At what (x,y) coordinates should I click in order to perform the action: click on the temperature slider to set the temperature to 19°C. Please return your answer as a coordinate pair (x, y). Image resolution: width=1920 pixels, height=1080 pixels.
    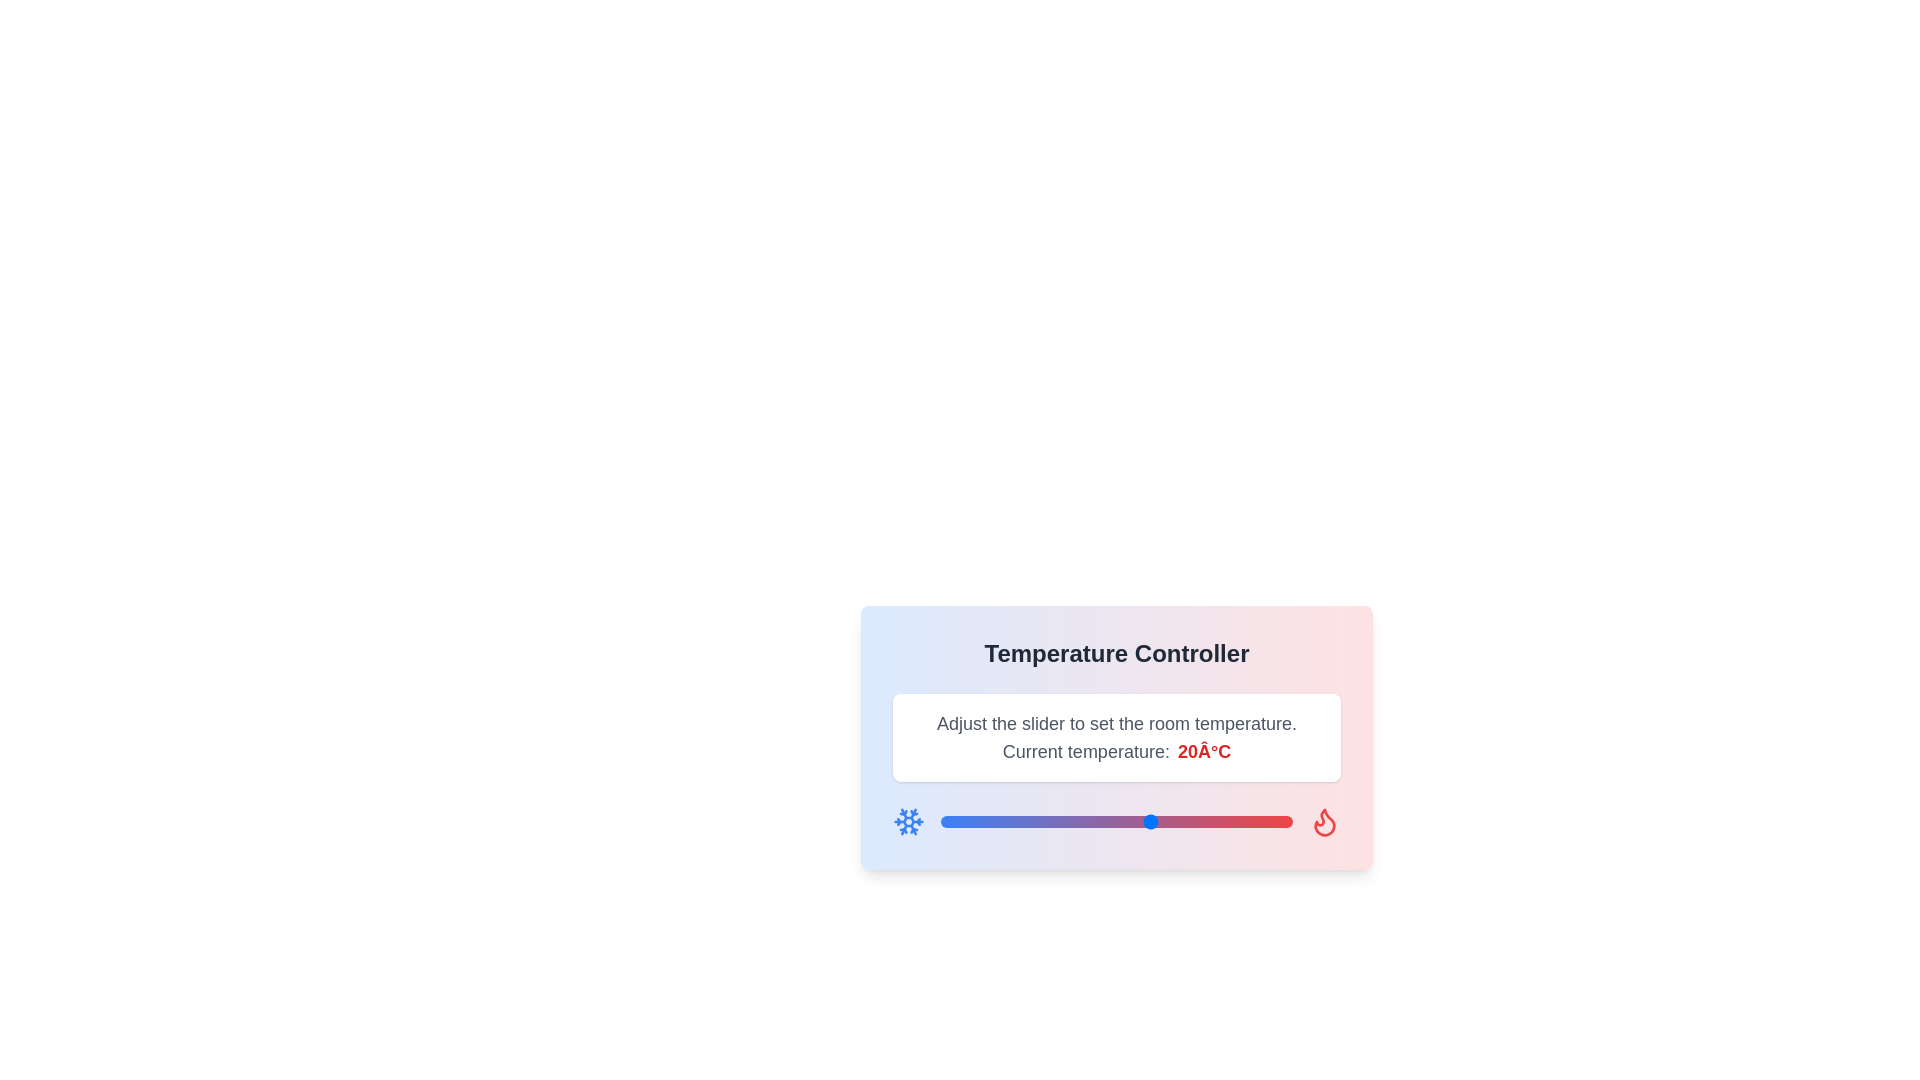
    Looking at the image, I should click on (1145, 821).